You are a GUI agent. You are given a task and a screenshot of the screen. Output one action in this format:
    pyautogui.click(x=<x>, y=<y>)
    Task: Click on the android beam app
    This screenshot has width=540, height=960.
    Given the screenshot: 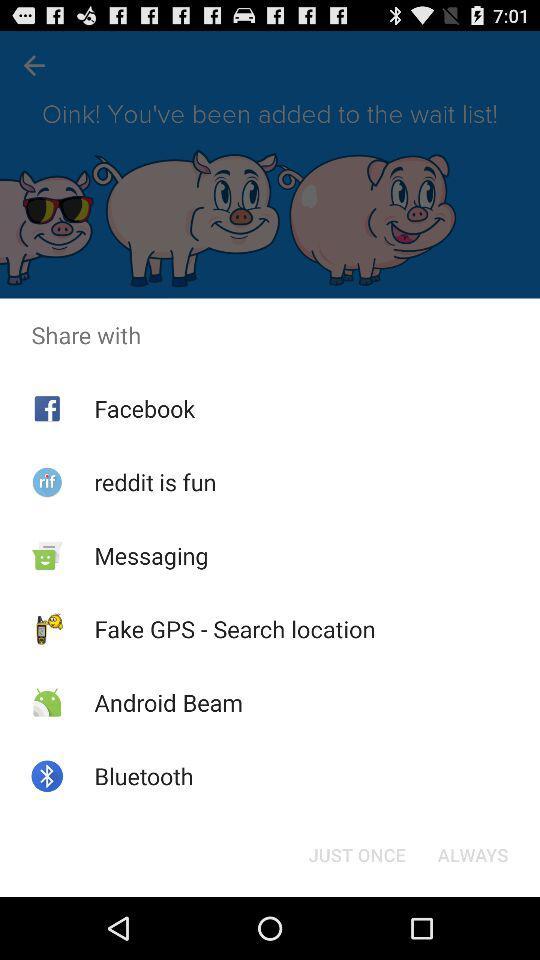 What is the action you would take?
    pyautogui.click(x=167, y=702)
    